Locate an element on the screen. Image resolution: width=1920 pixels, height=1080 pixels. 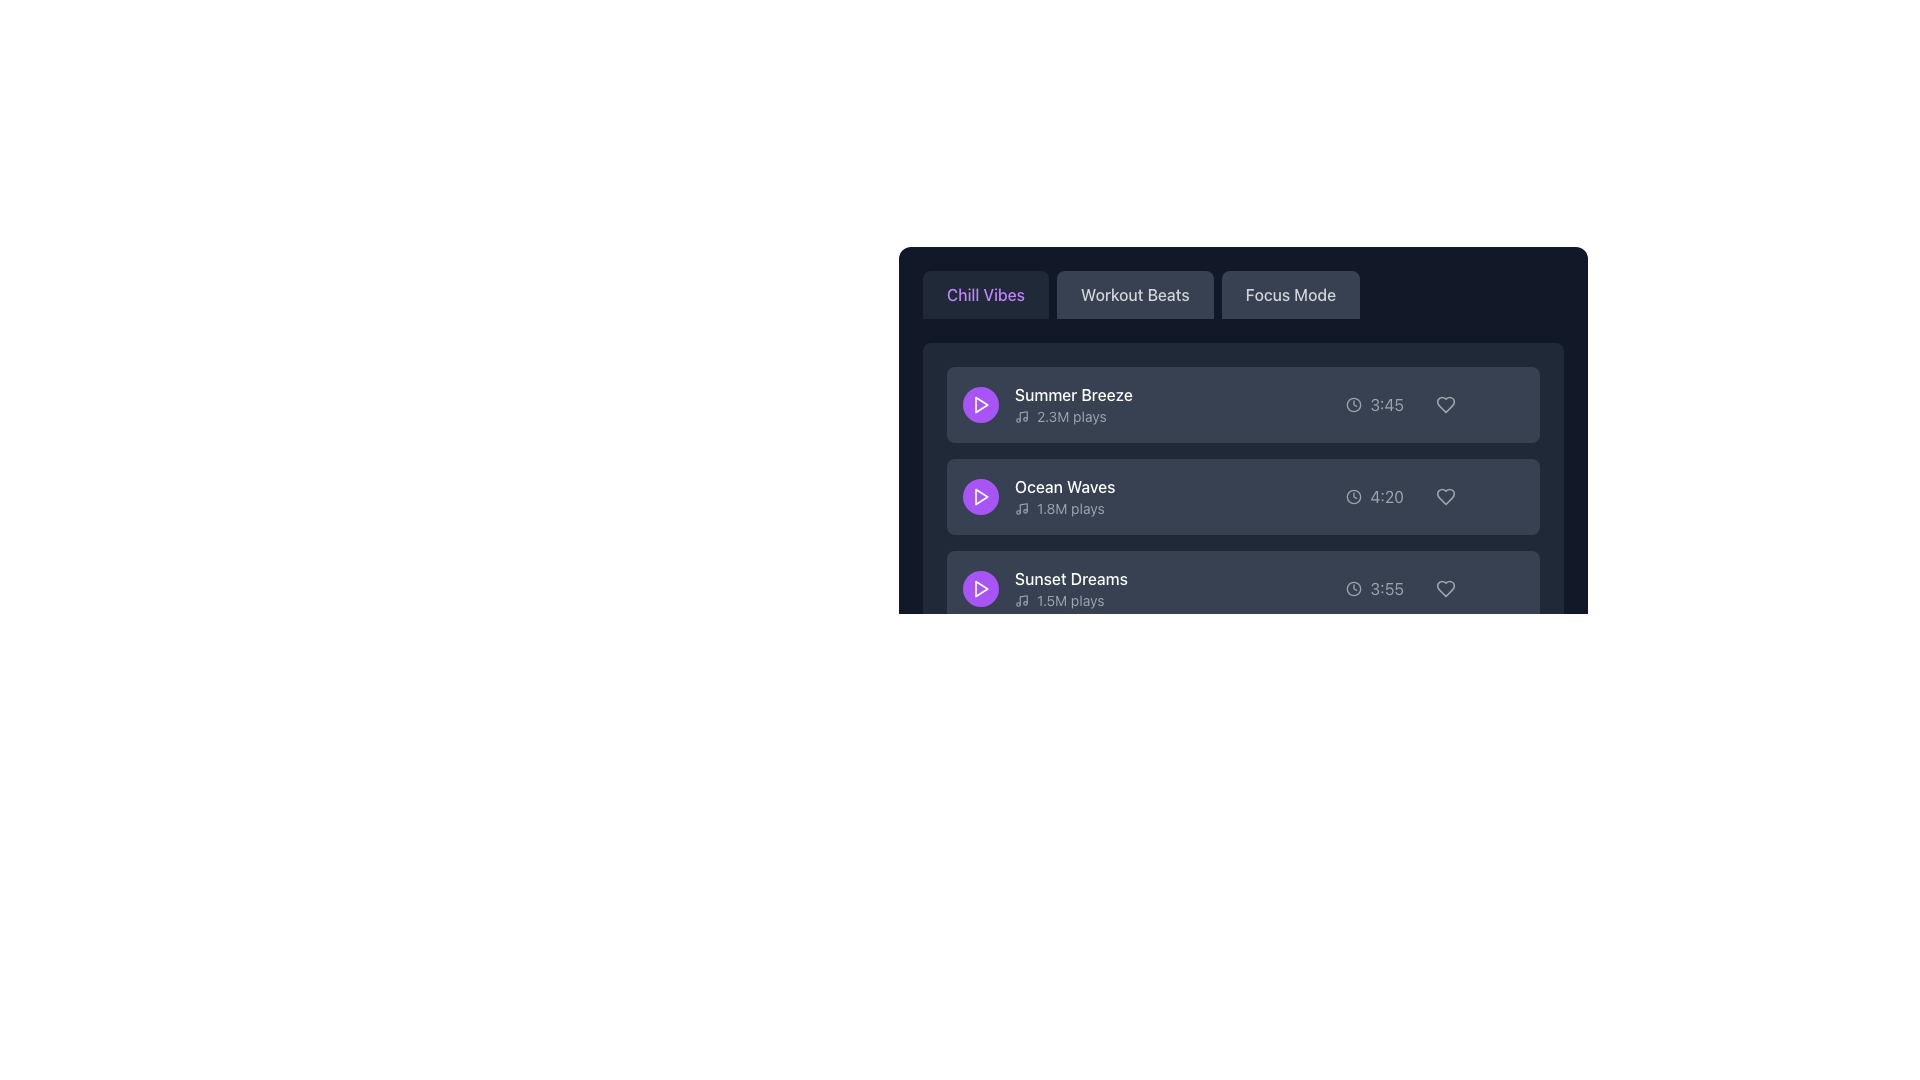
the text label displaying the total number of plays (1.8 million) for the 'Ocean Waves' track, located below its main heading and to the right of the music note icon is located at coordinates (1064, 508).